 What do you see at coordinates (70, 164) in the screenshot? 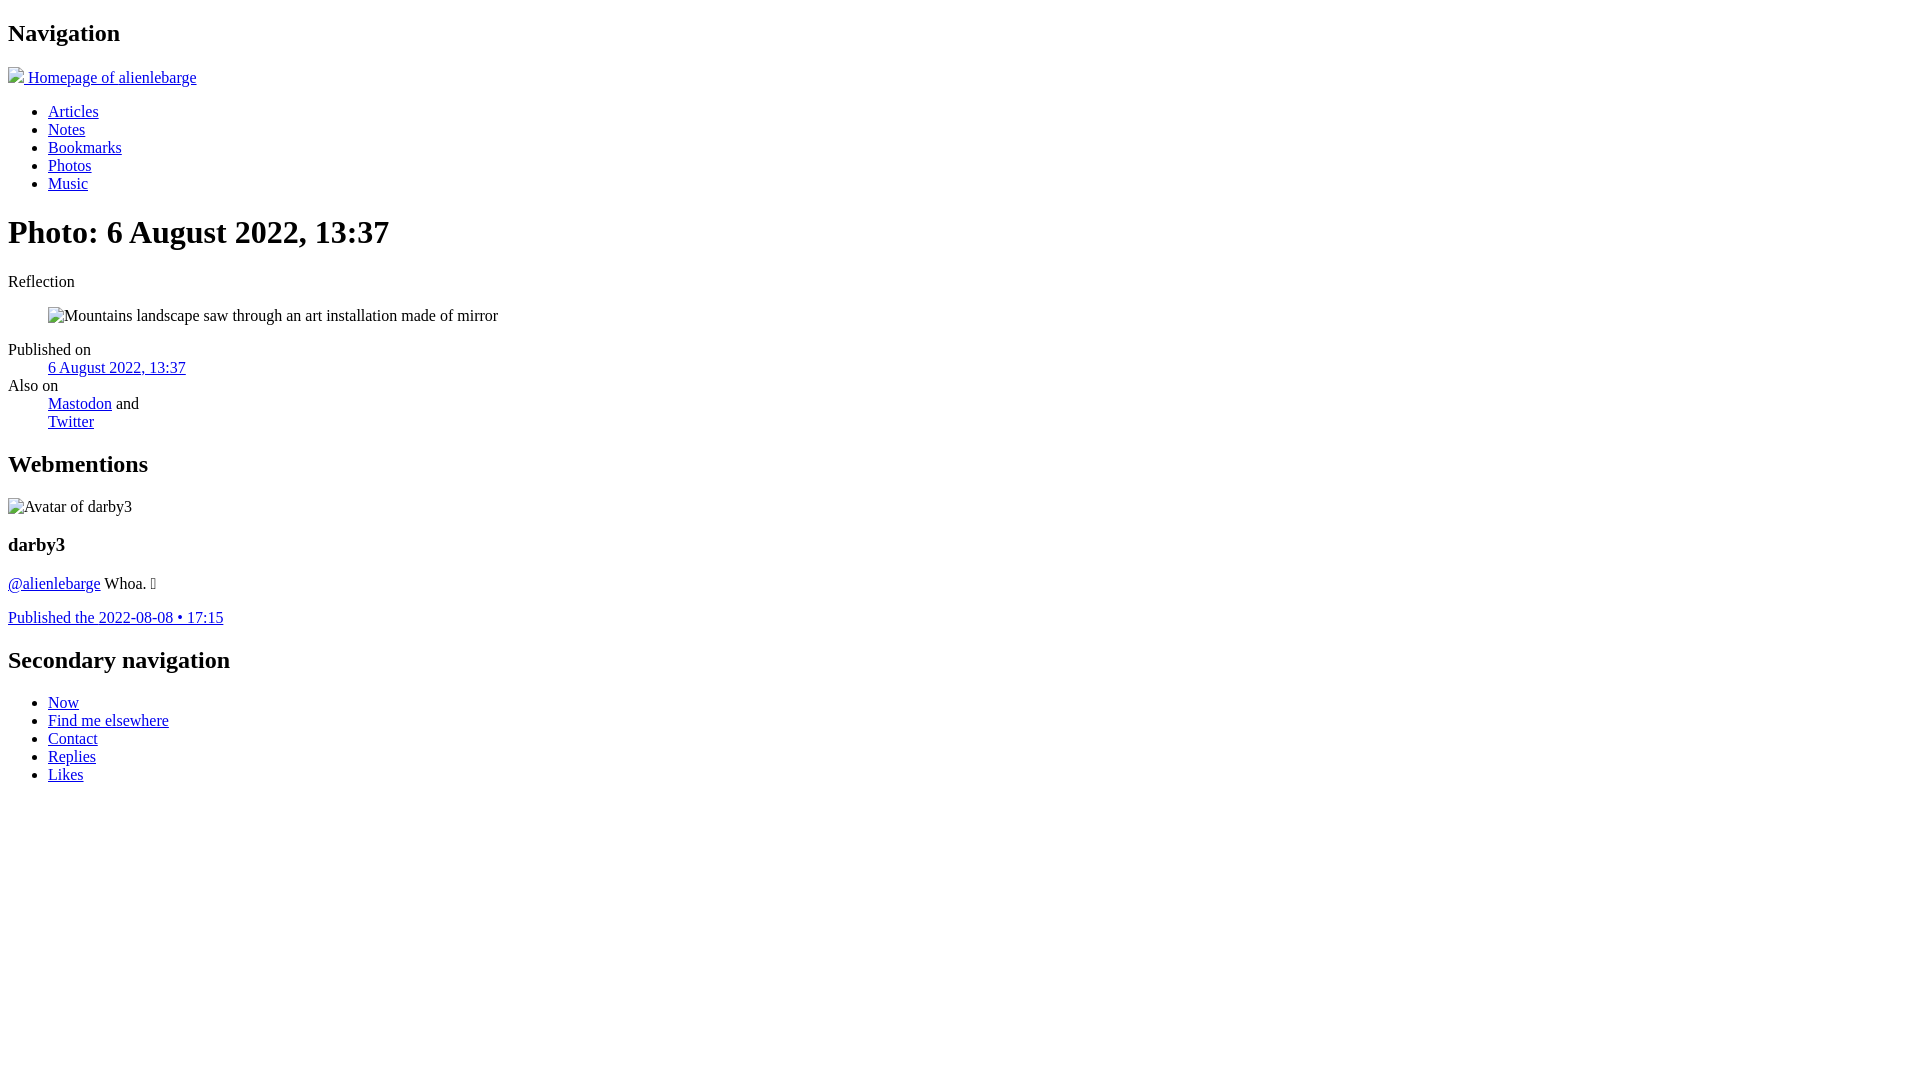
I see `'Photos'` at bounding box center [70, 164].